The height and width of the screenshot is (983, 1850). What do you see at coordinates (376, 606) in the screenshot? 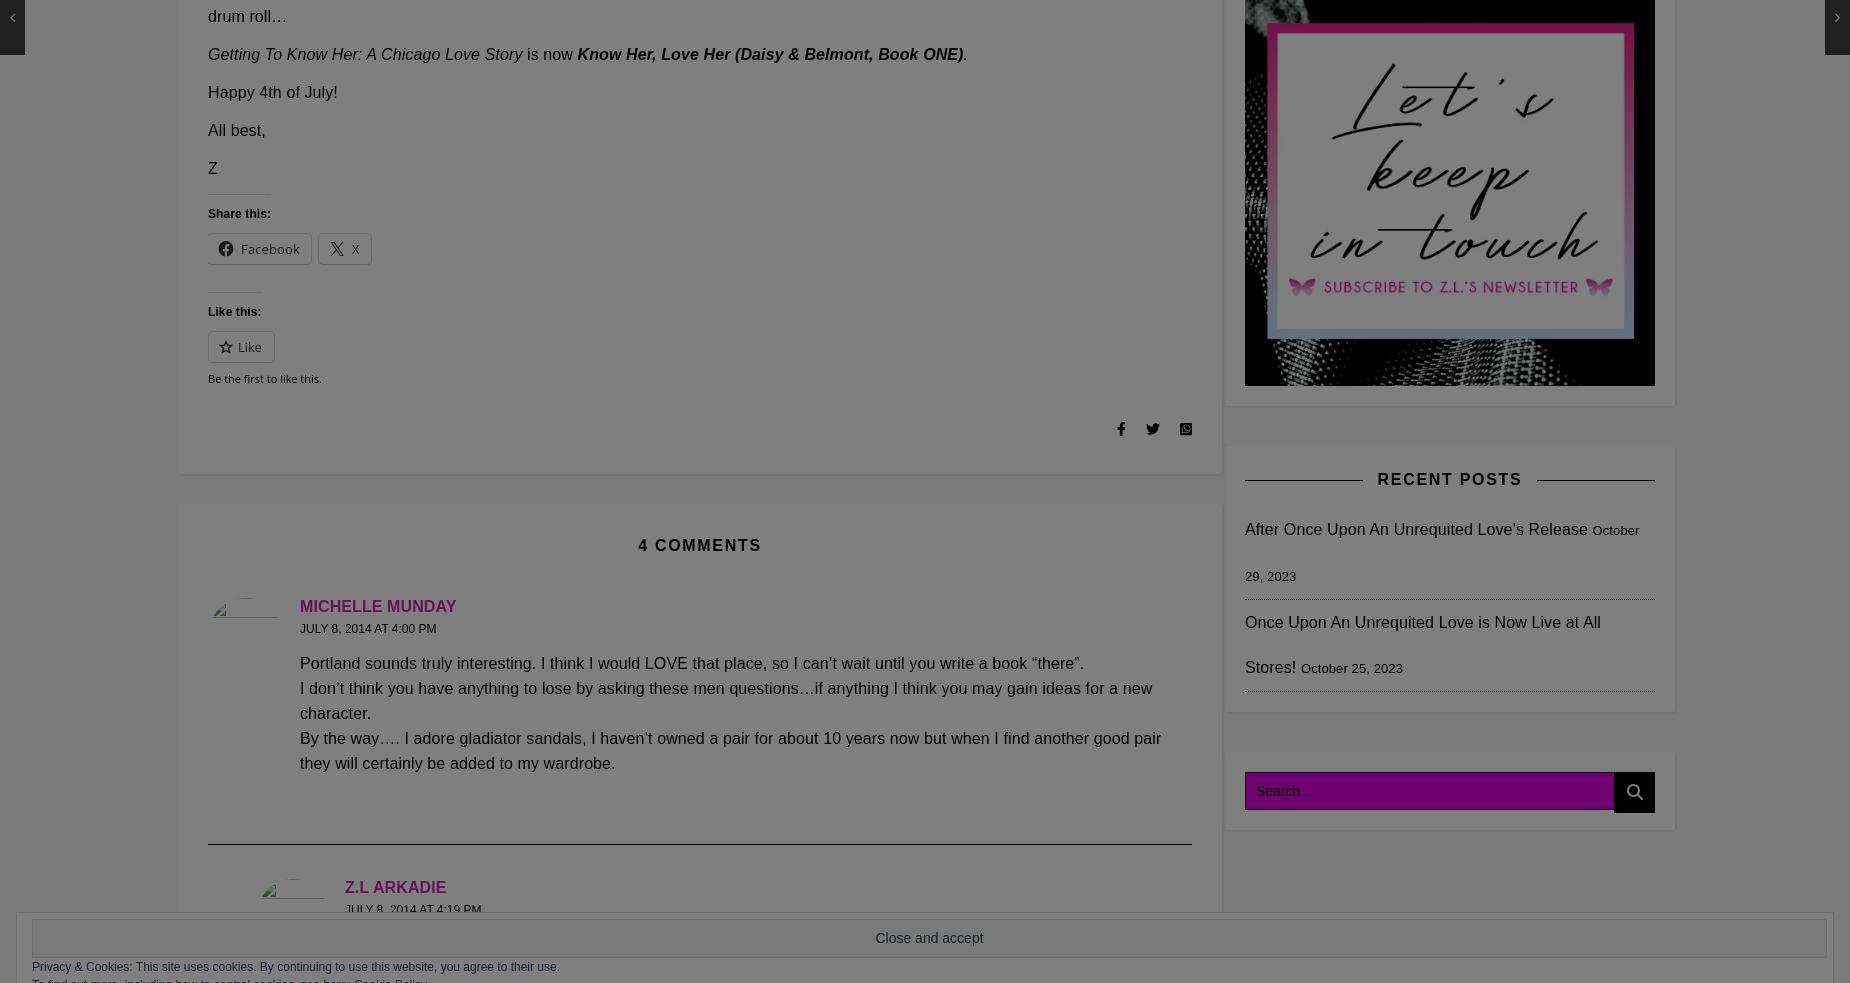
I see `'Michelle Munday'` at bounding box center [376, 606].